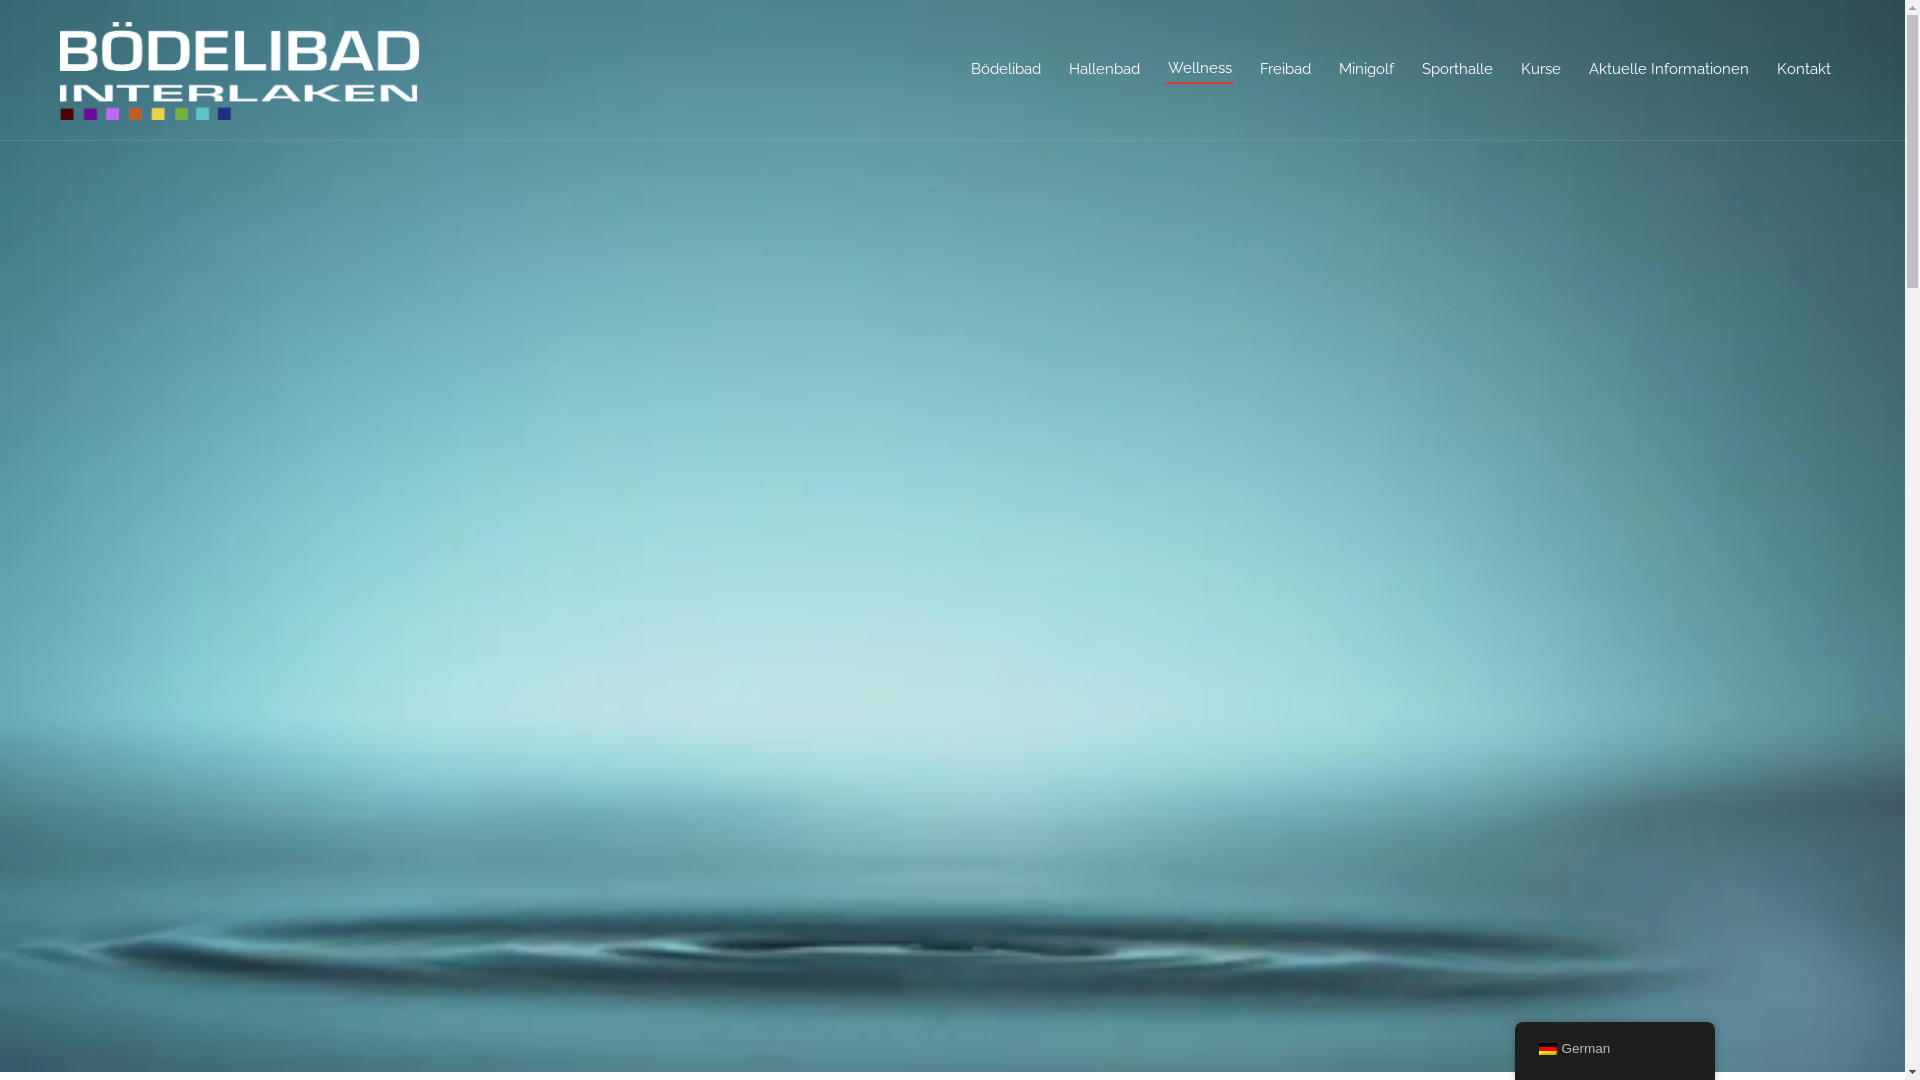 The height and width of the screenshot is (1080, 1920). I want to click on 'Wellness', so click(1200, 68).